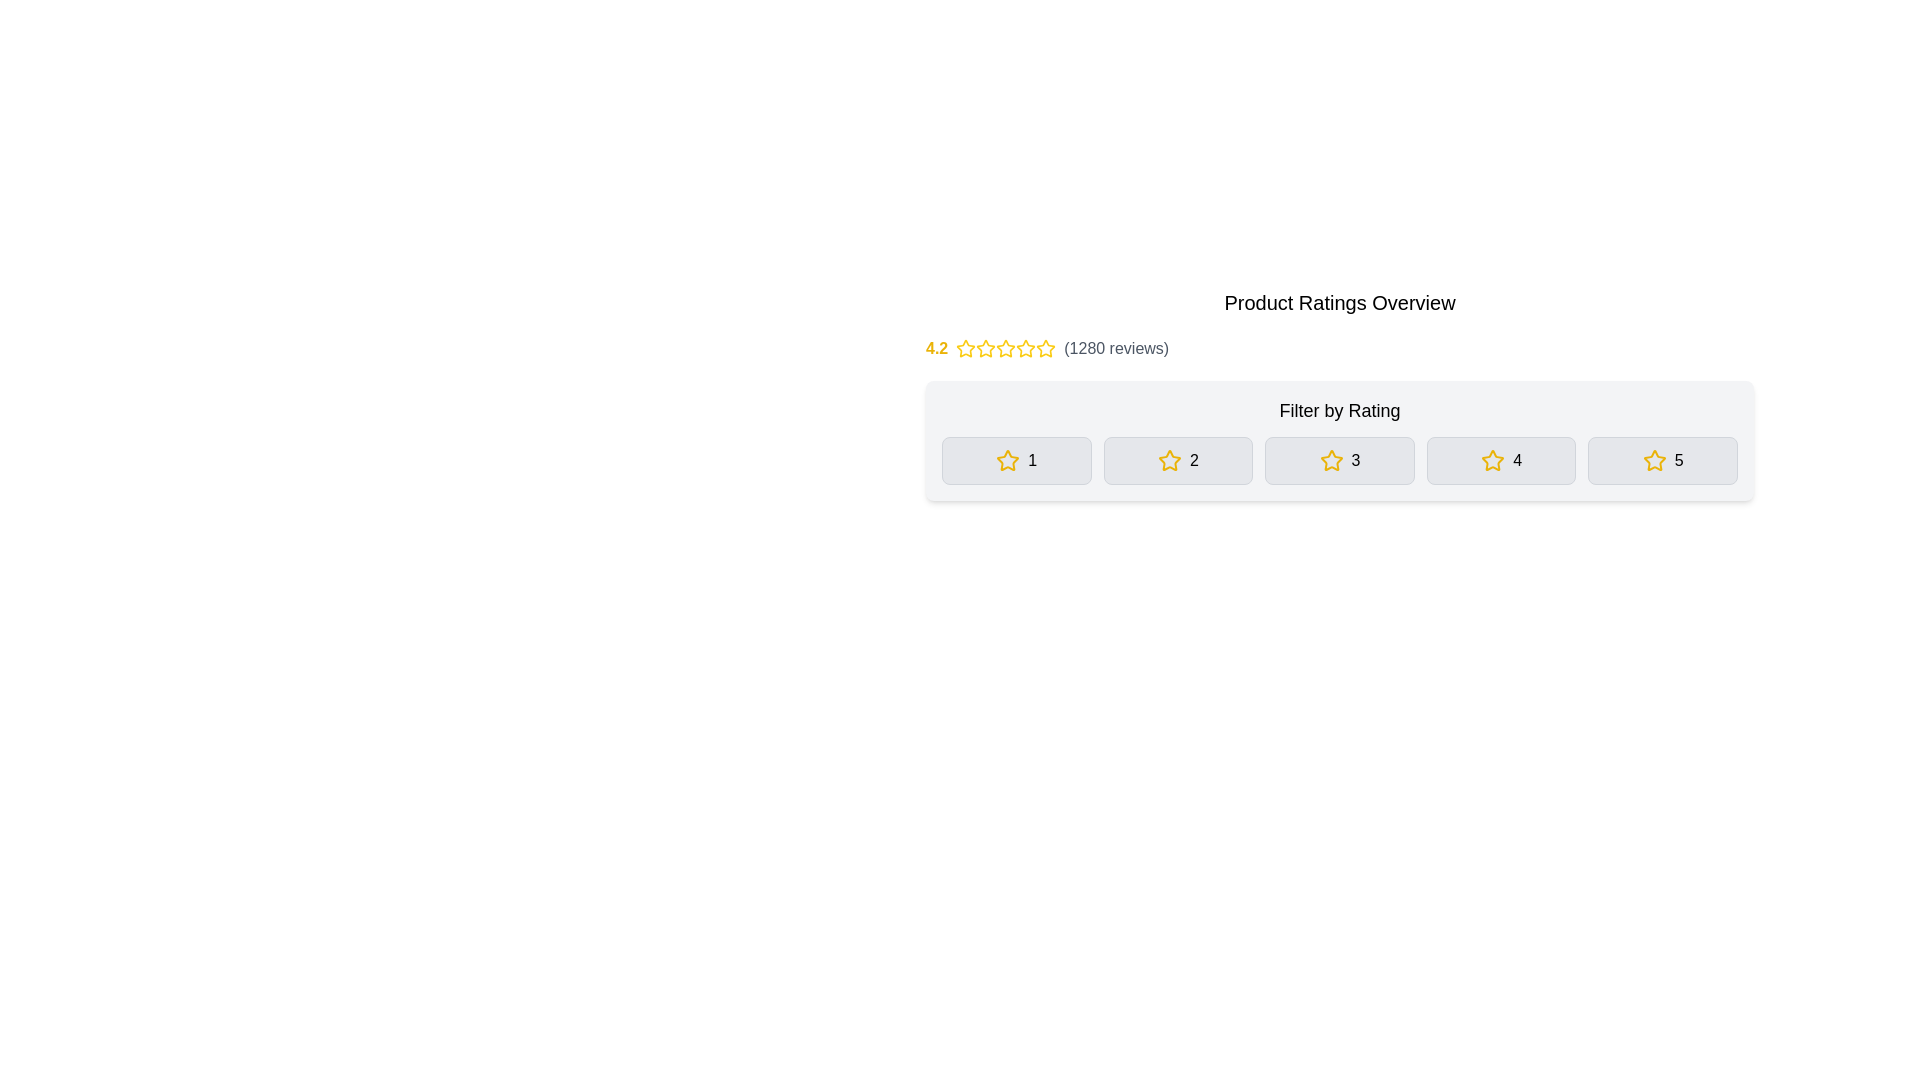  I want to click on the golden star icon with a hollow design in the 'Filter by Rating' section, so click(1169, 461).